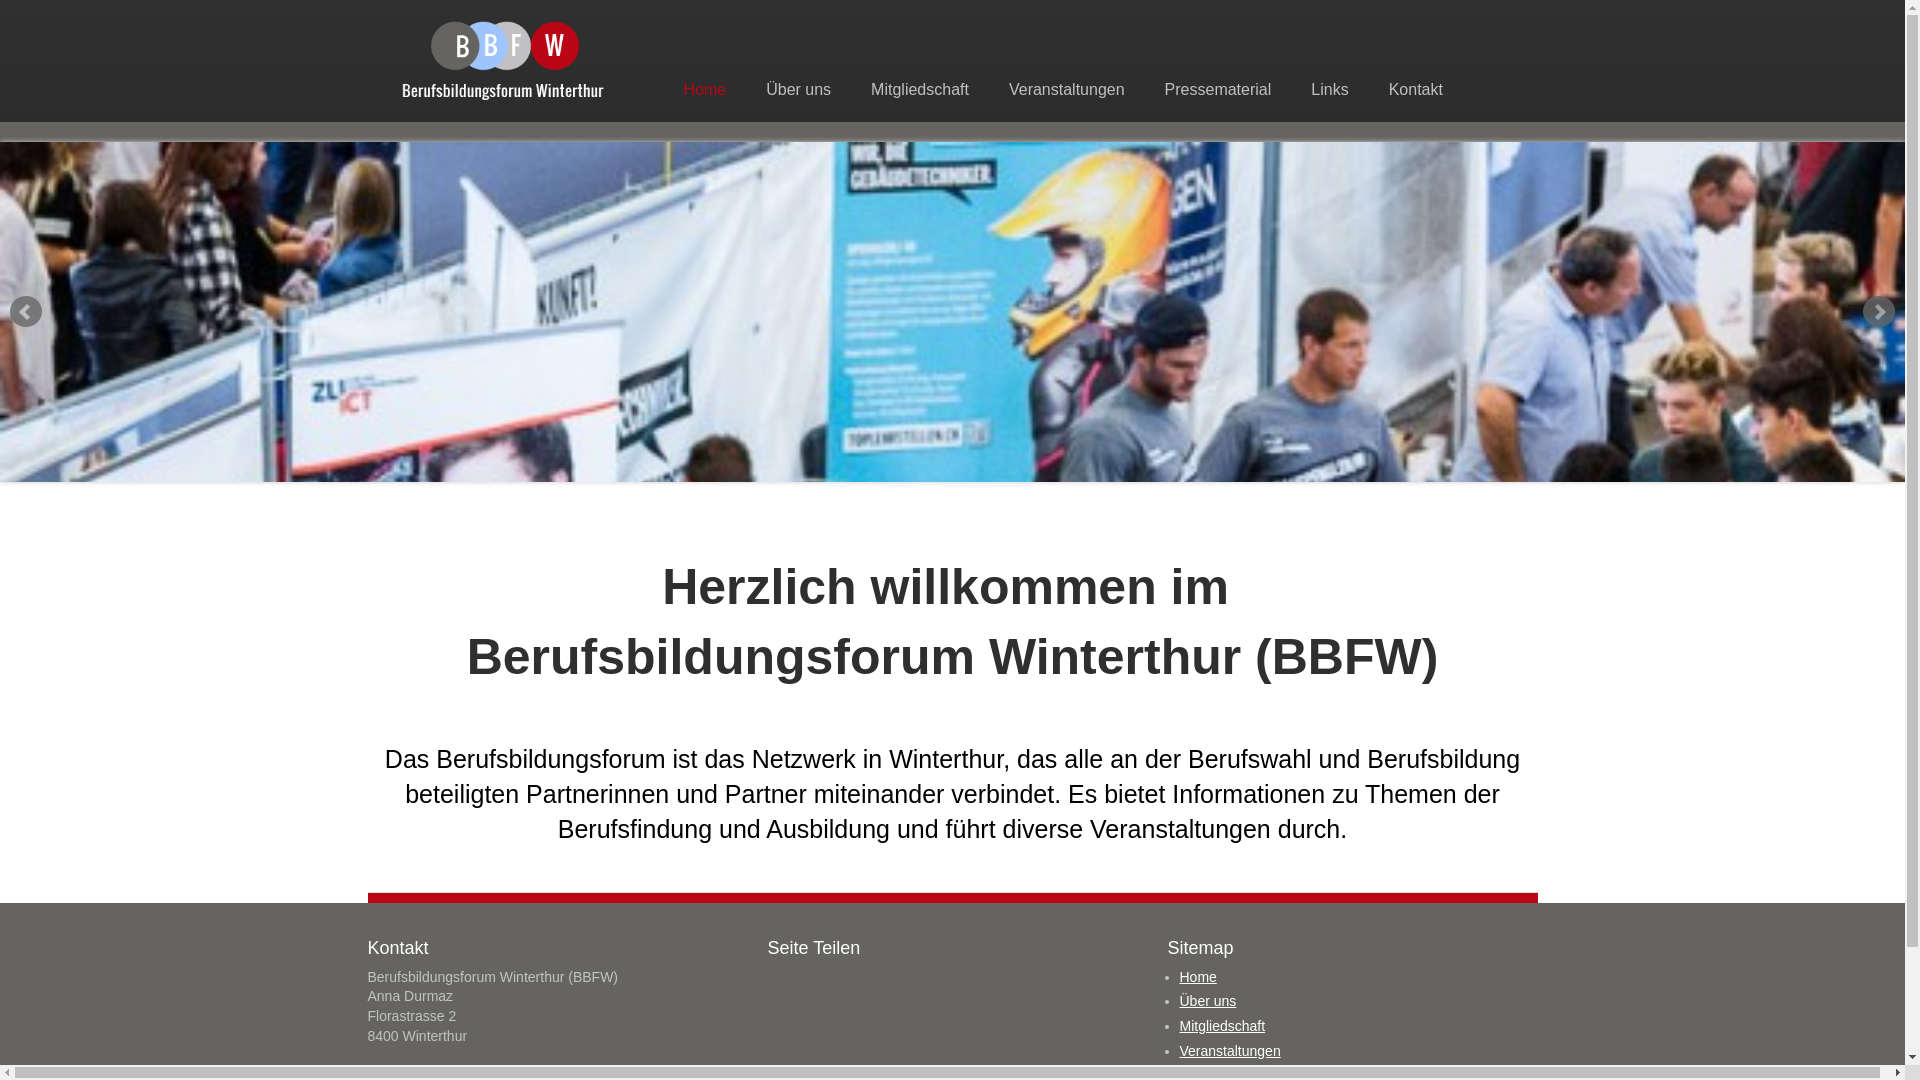 The height and width of the screenshot is (1080, 1920). I want to click on 'Prev', so click(25, 312).